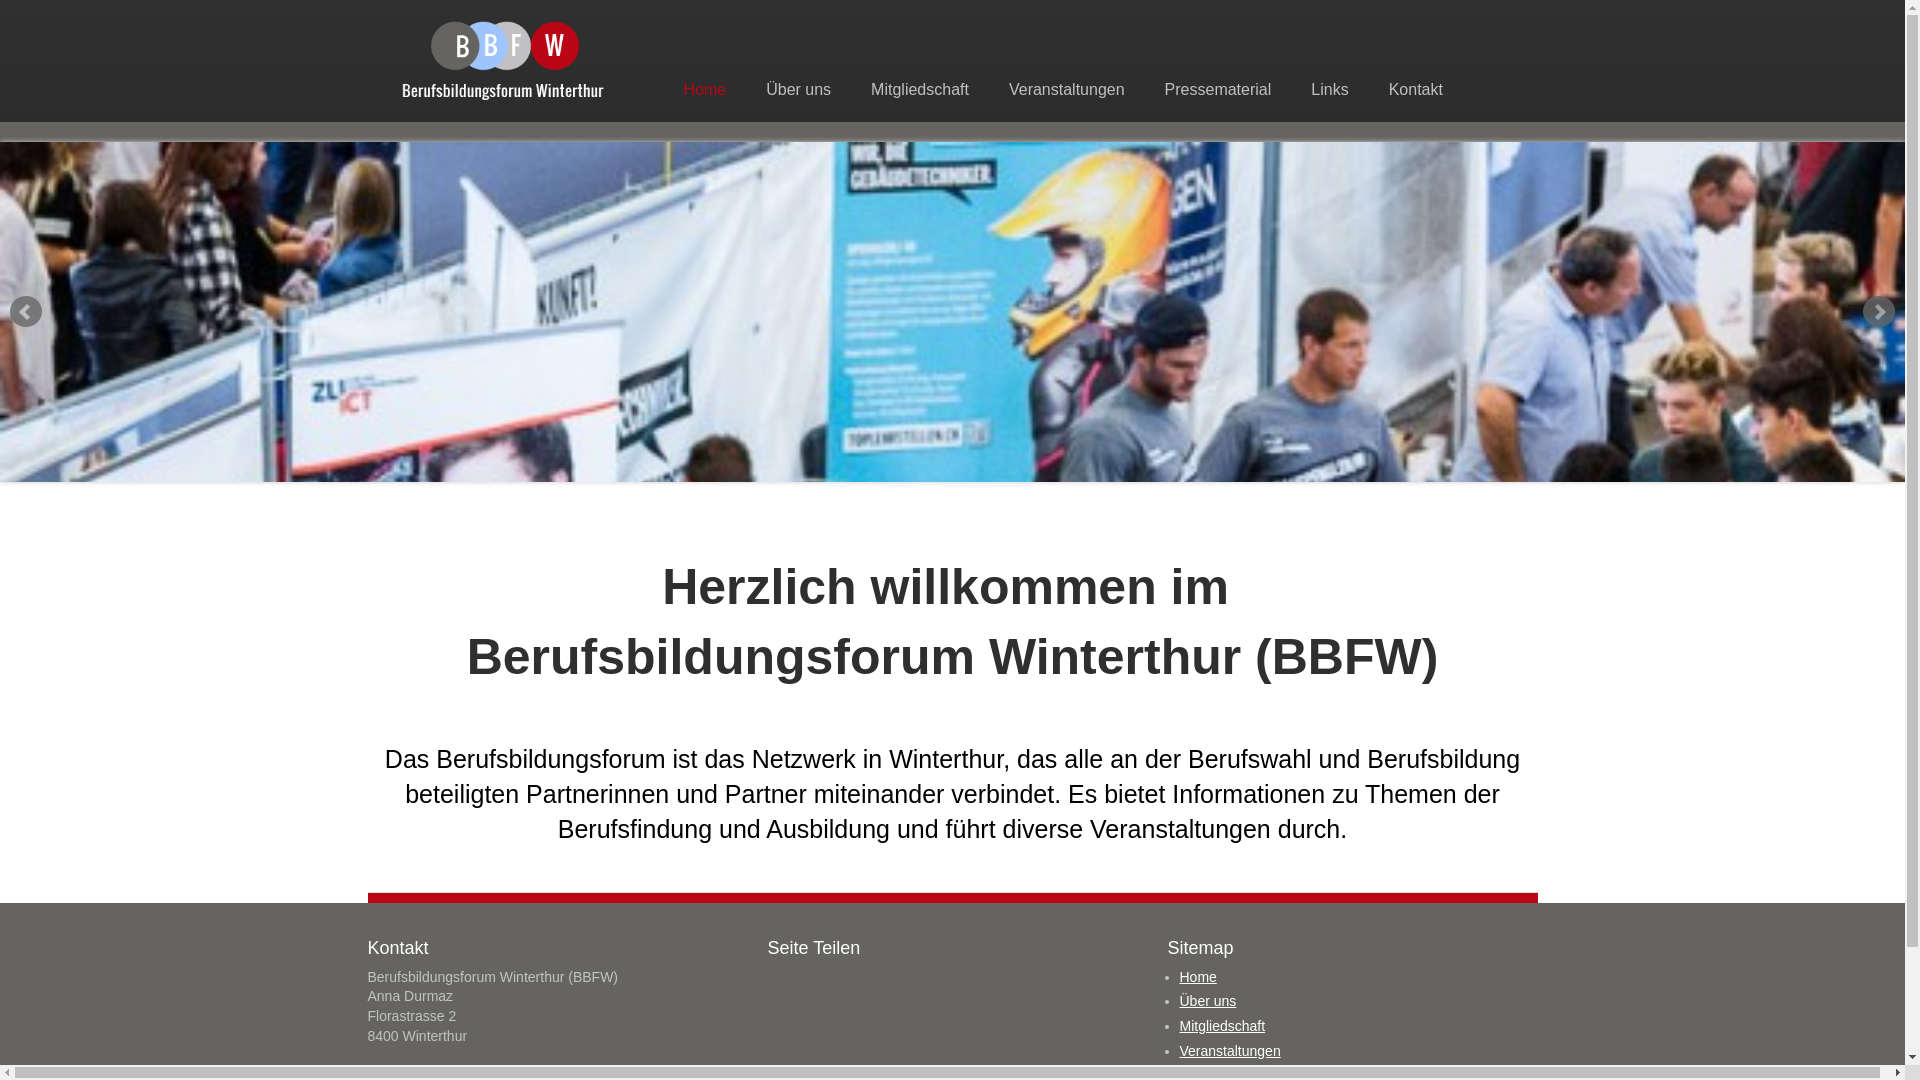 The height and width of the screenshot is (1080, 1920). I want to click on 'Prev', so click(25, 312).